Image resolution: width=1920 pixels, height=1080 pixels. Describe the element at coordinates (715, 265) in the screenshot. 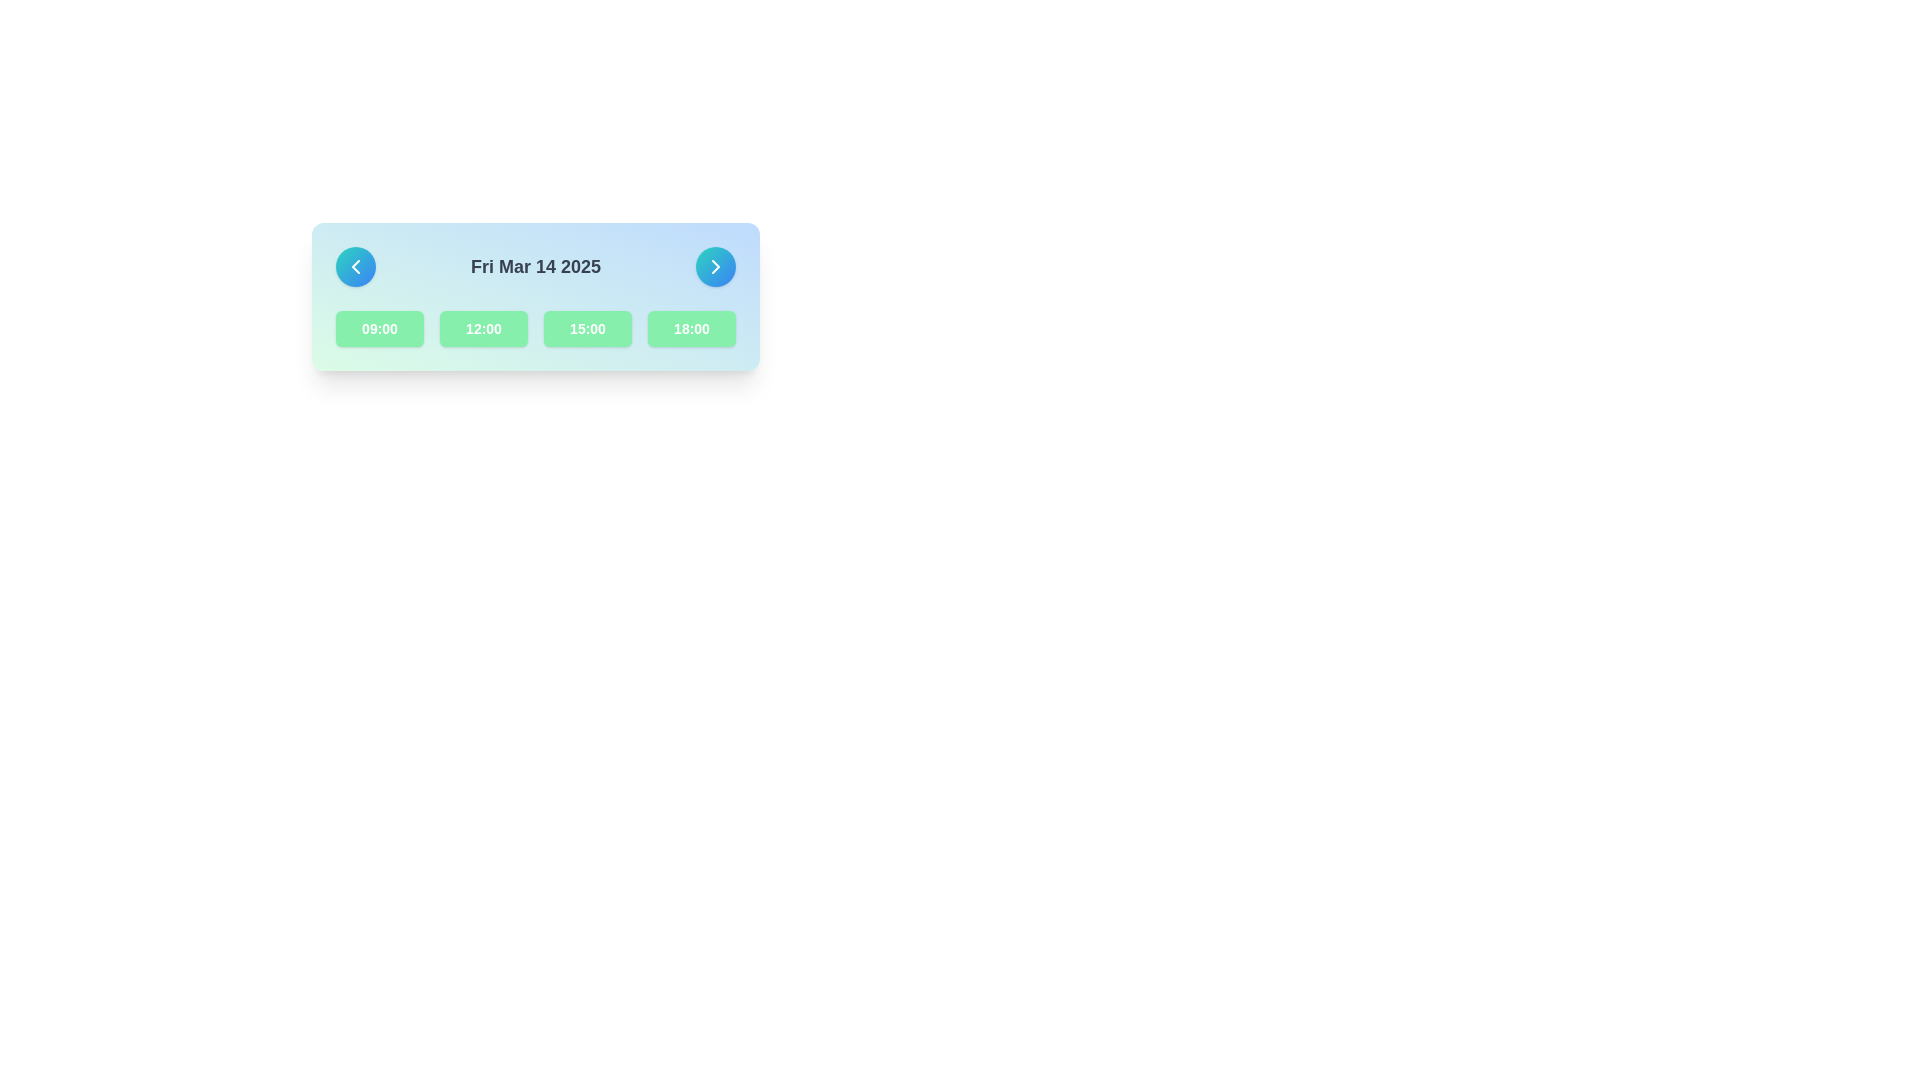

I see `the rightwards arrow icon located on the right side of the navigation component` at that location.